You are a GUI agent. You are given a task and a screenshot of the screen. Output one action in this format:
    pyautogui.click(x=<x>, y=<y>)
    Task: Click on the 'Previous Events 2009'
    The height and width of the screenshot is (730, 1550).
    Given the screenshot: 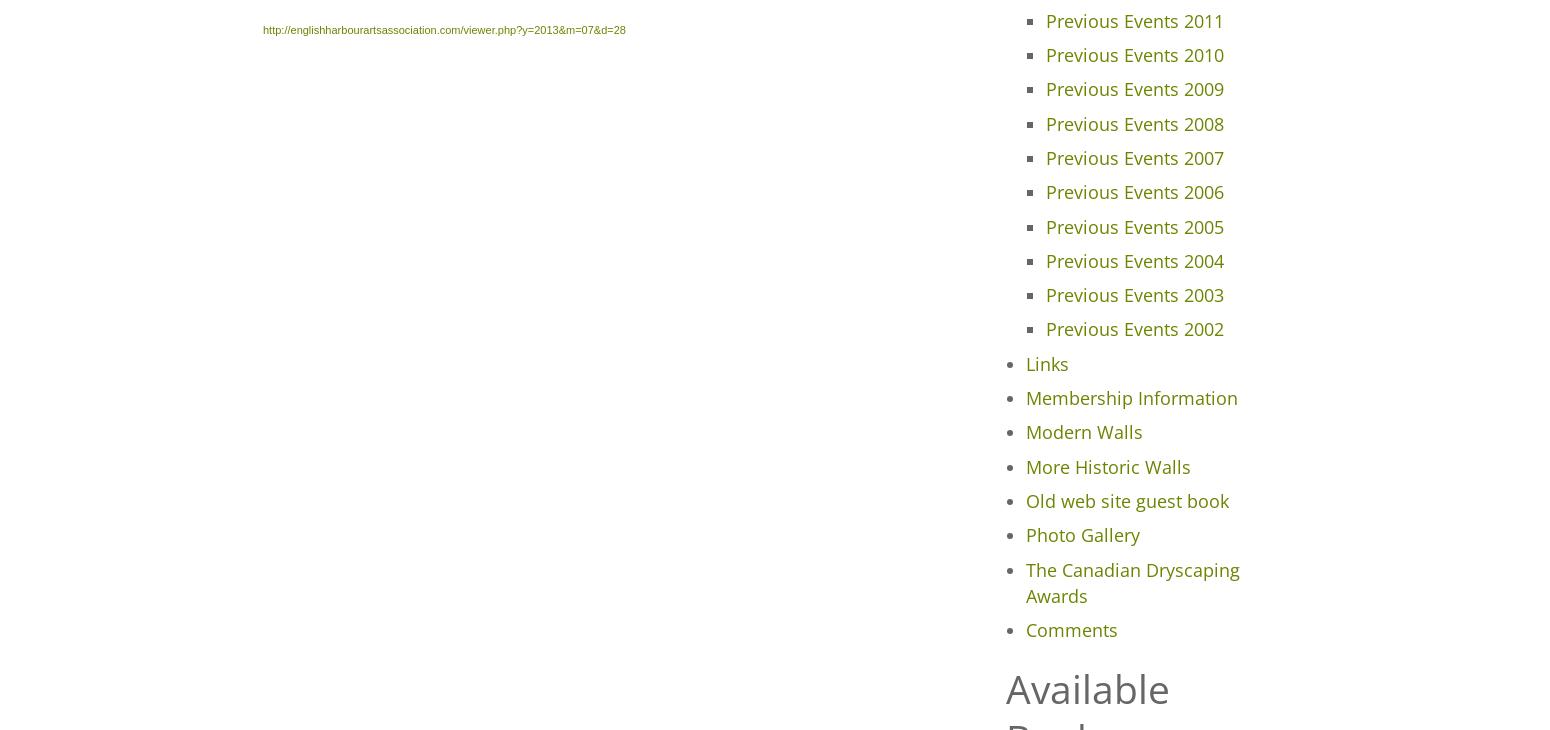 What is the action you would take?
    pyautogui.click(x=1132, y=87)
    